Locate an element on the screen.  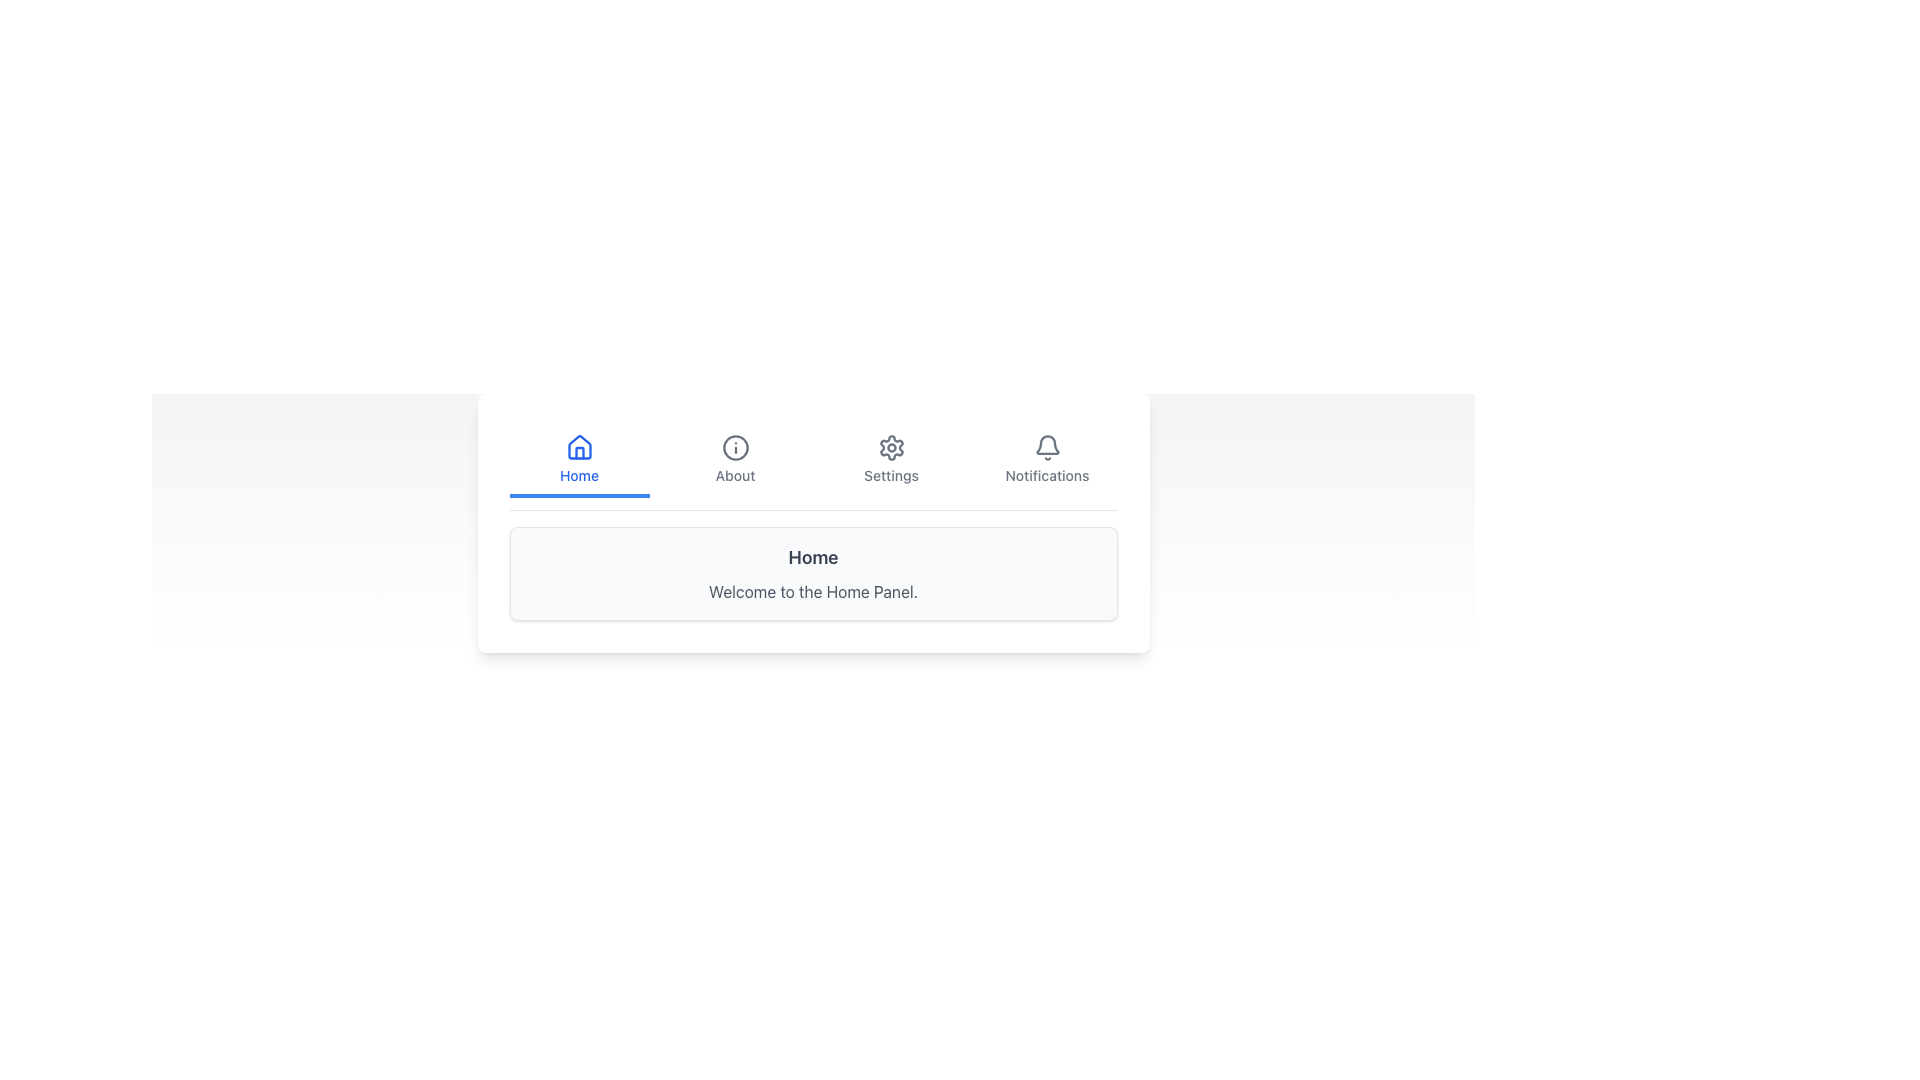
the 'Settings' text label, which is the third in a menu group beneath a gear icon is located at coordinates (890, 475).